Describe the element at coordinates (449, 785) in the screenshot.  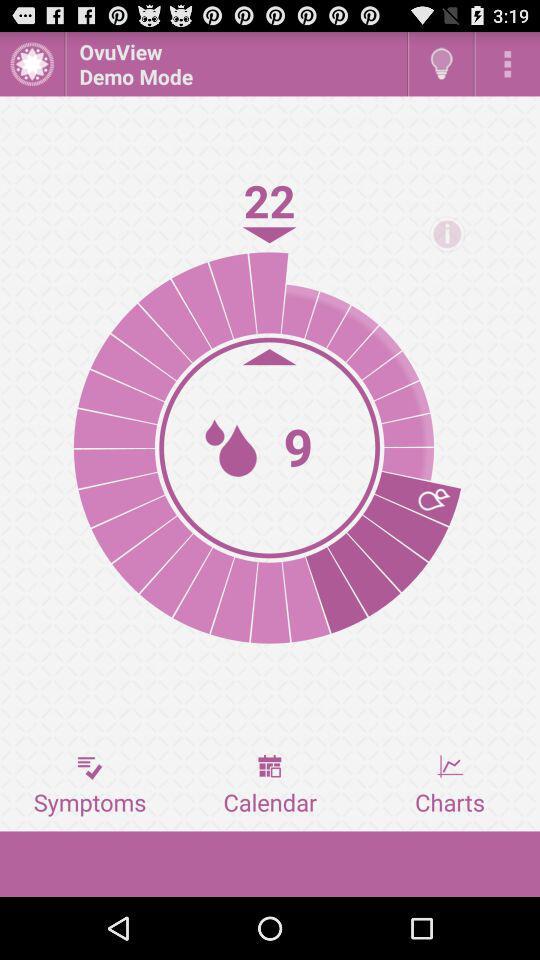
I see `the charts icon` at that location.